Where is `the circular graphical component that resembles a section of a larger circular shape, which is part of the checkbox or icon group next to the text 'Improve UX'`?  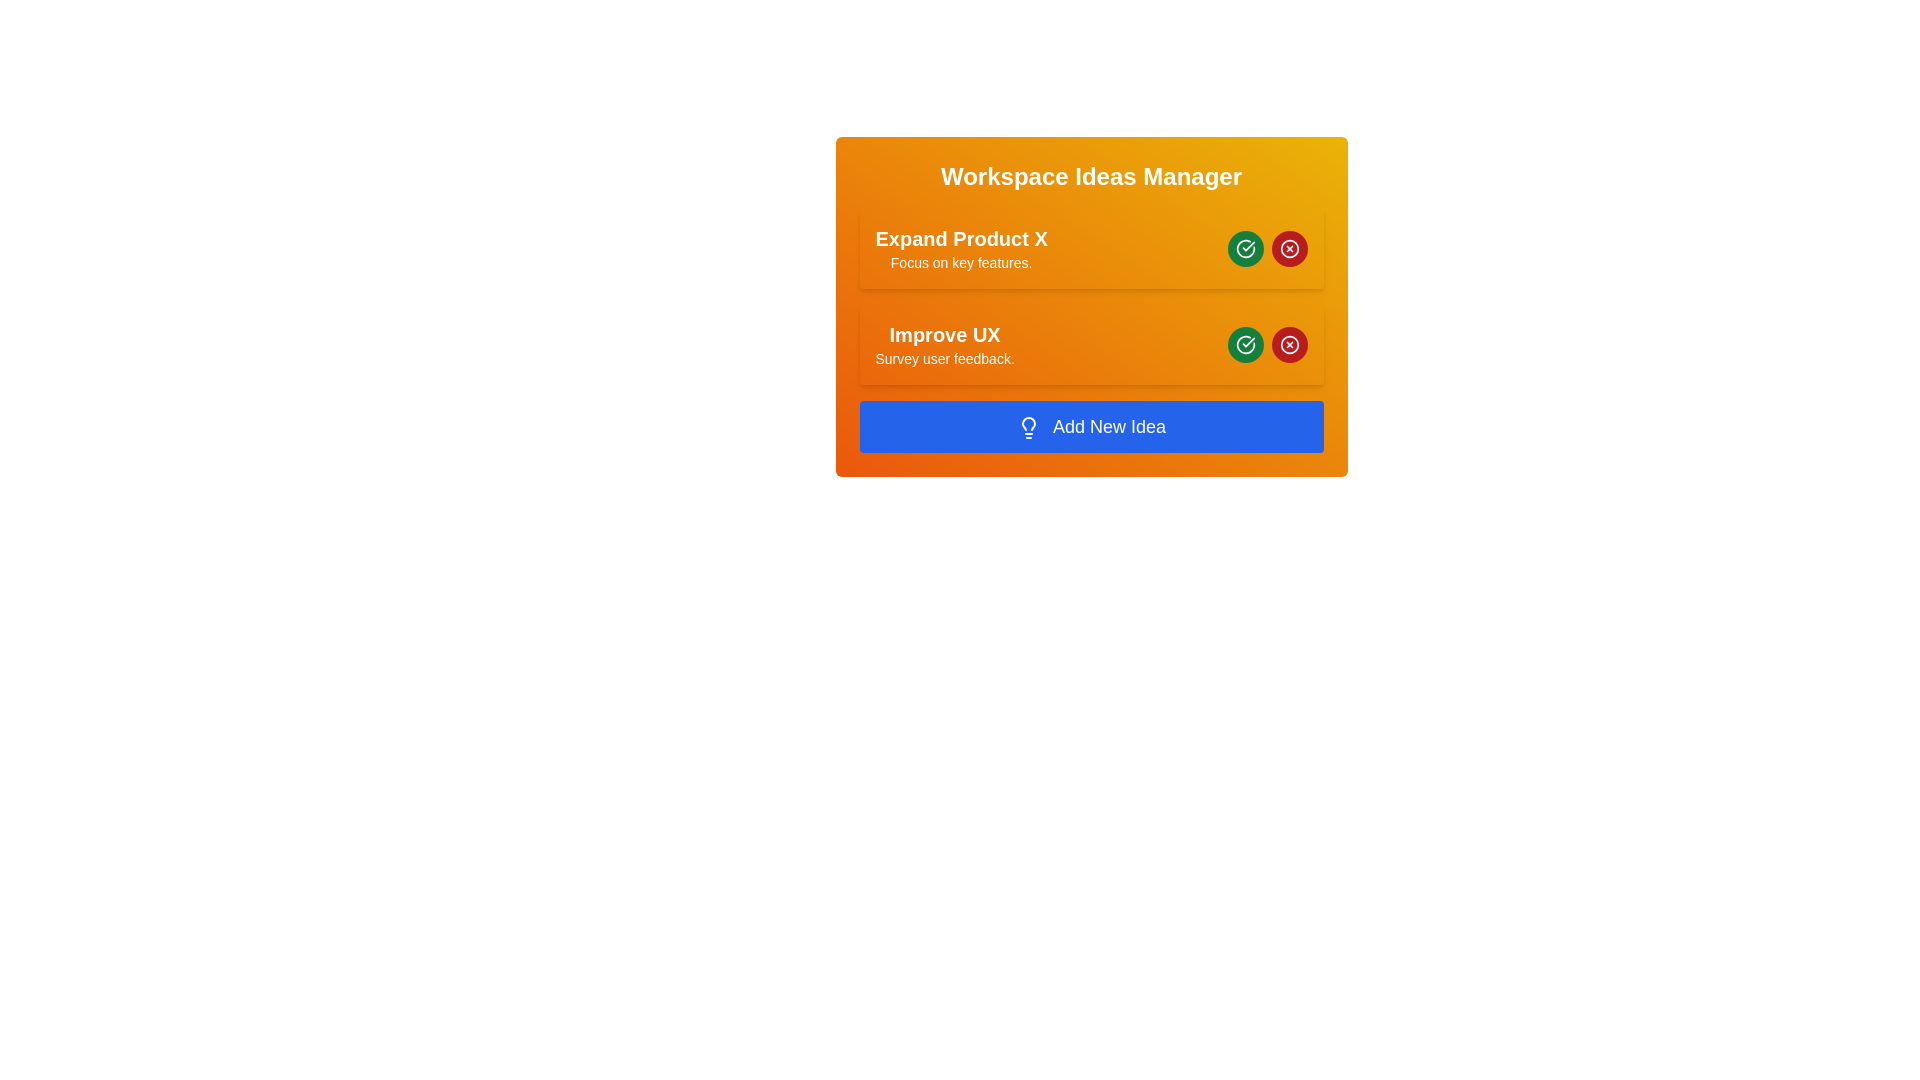 the circular graphical component that resembles a section of a larger circular shape, which is part of the checkbox or icon group next to the text 'Improve UX' is located at coordinates (1244, 343).